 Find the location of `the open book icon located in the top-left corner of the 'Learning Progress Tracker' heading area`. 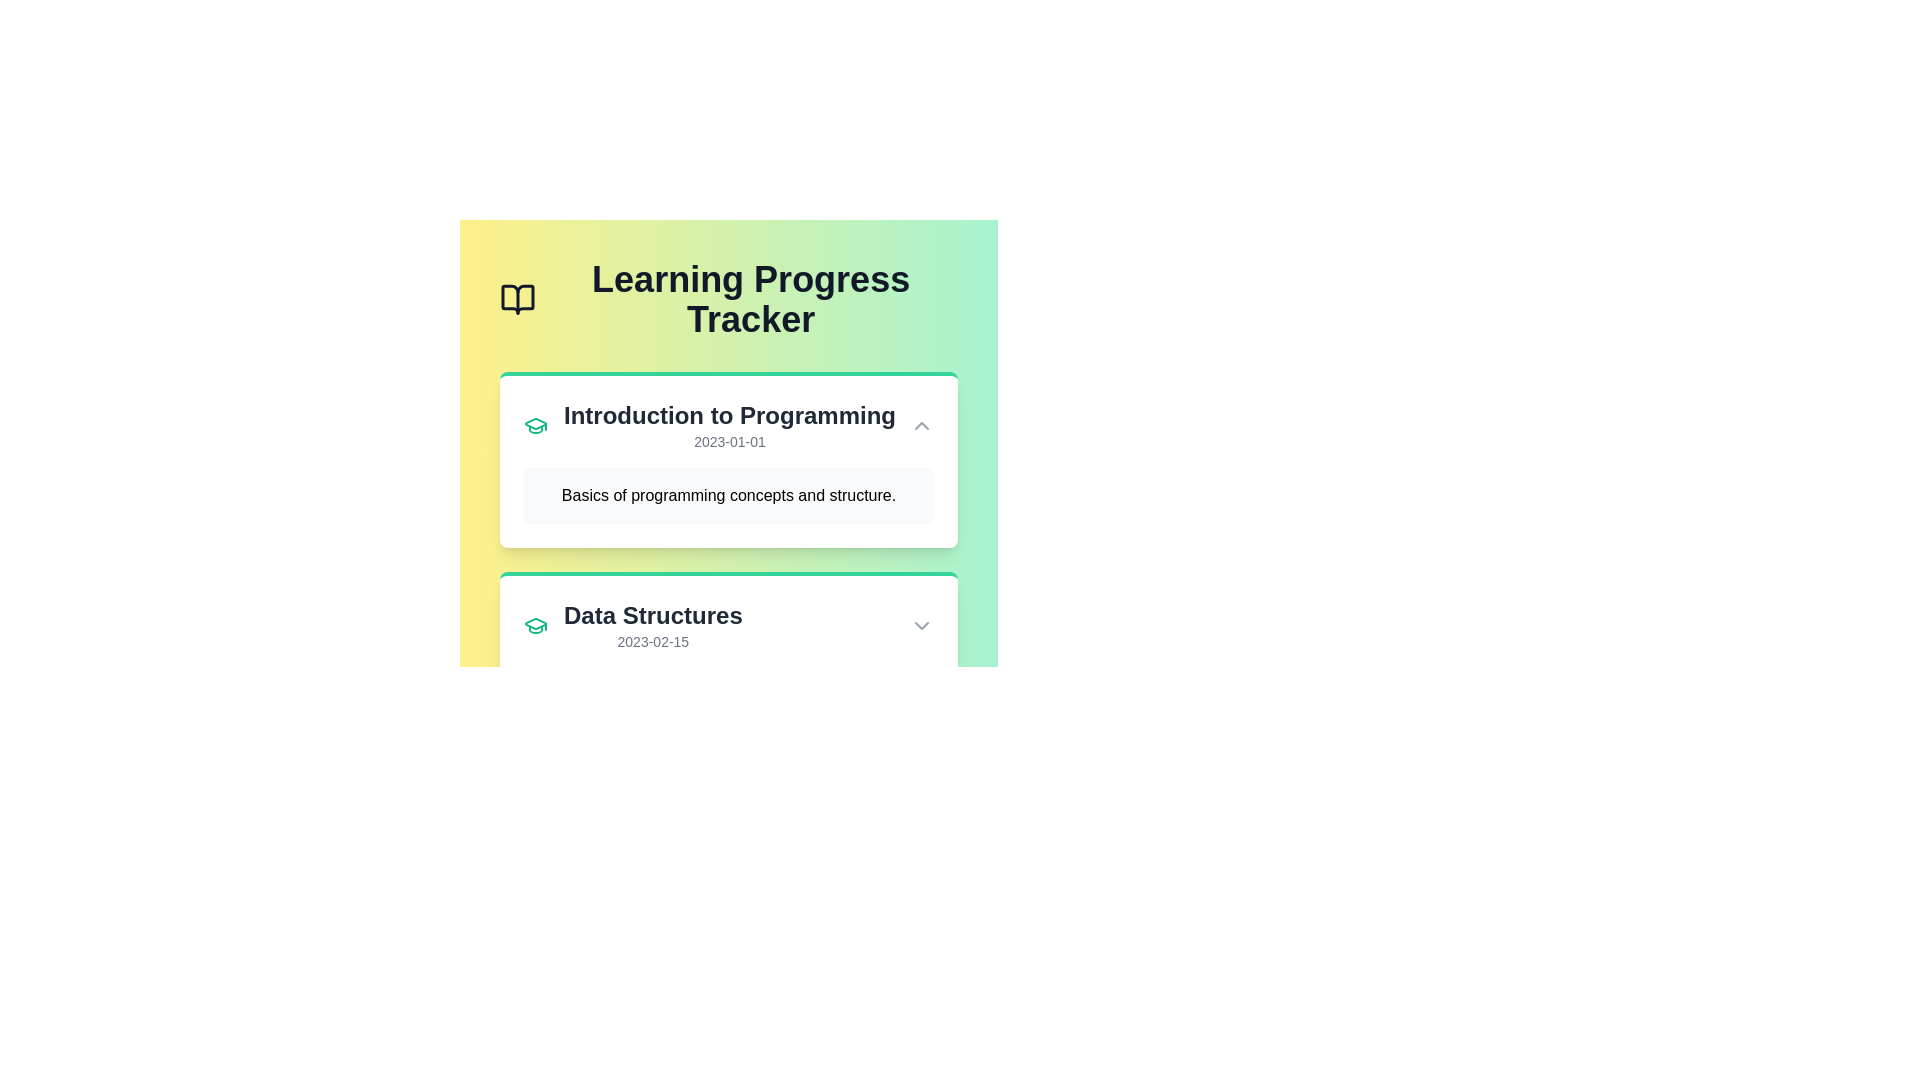

the open book icon located in the top-left corner of the 'Learning Progress Tracker' heading area is located at coordinates (518, 300).